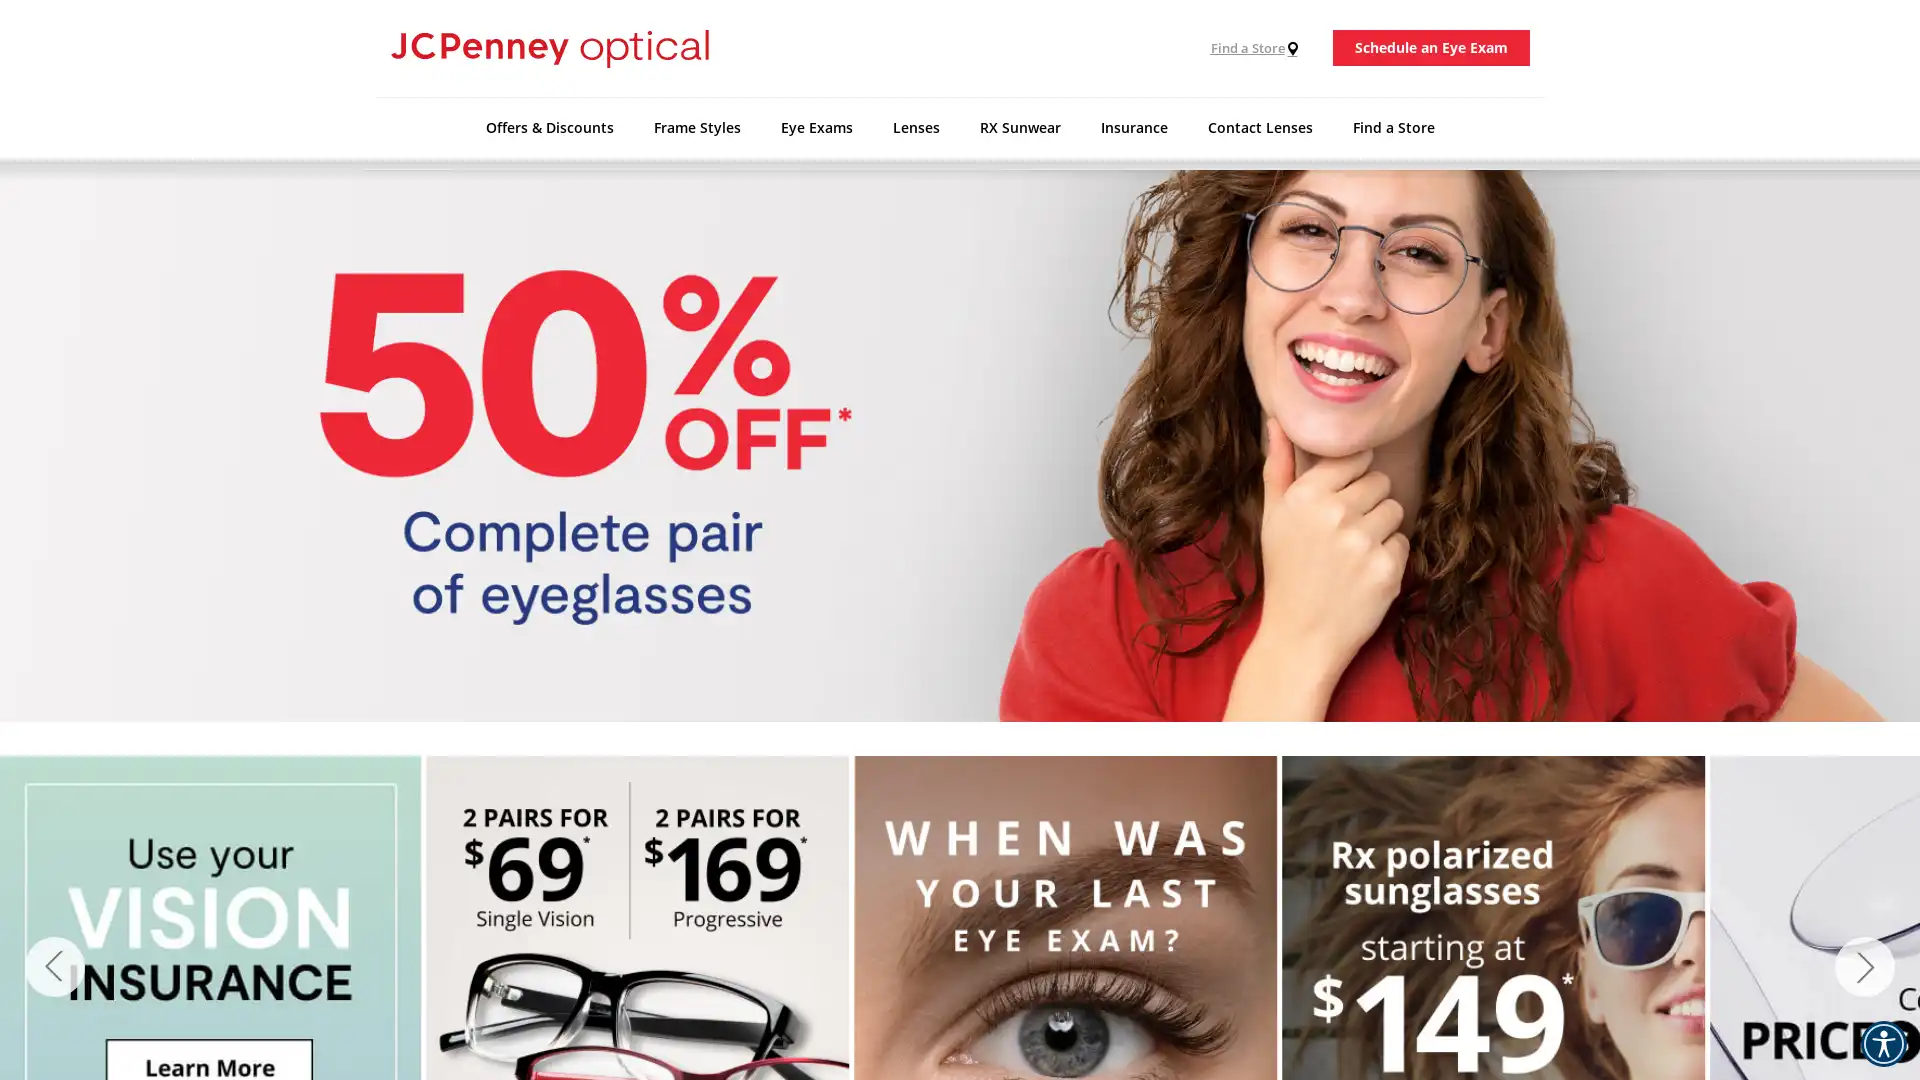 The image size is (1920, 1080). Describe the element at coordinates (1430, 46) in the screenshot. I see `Schedule an Eye Exam` at that location.